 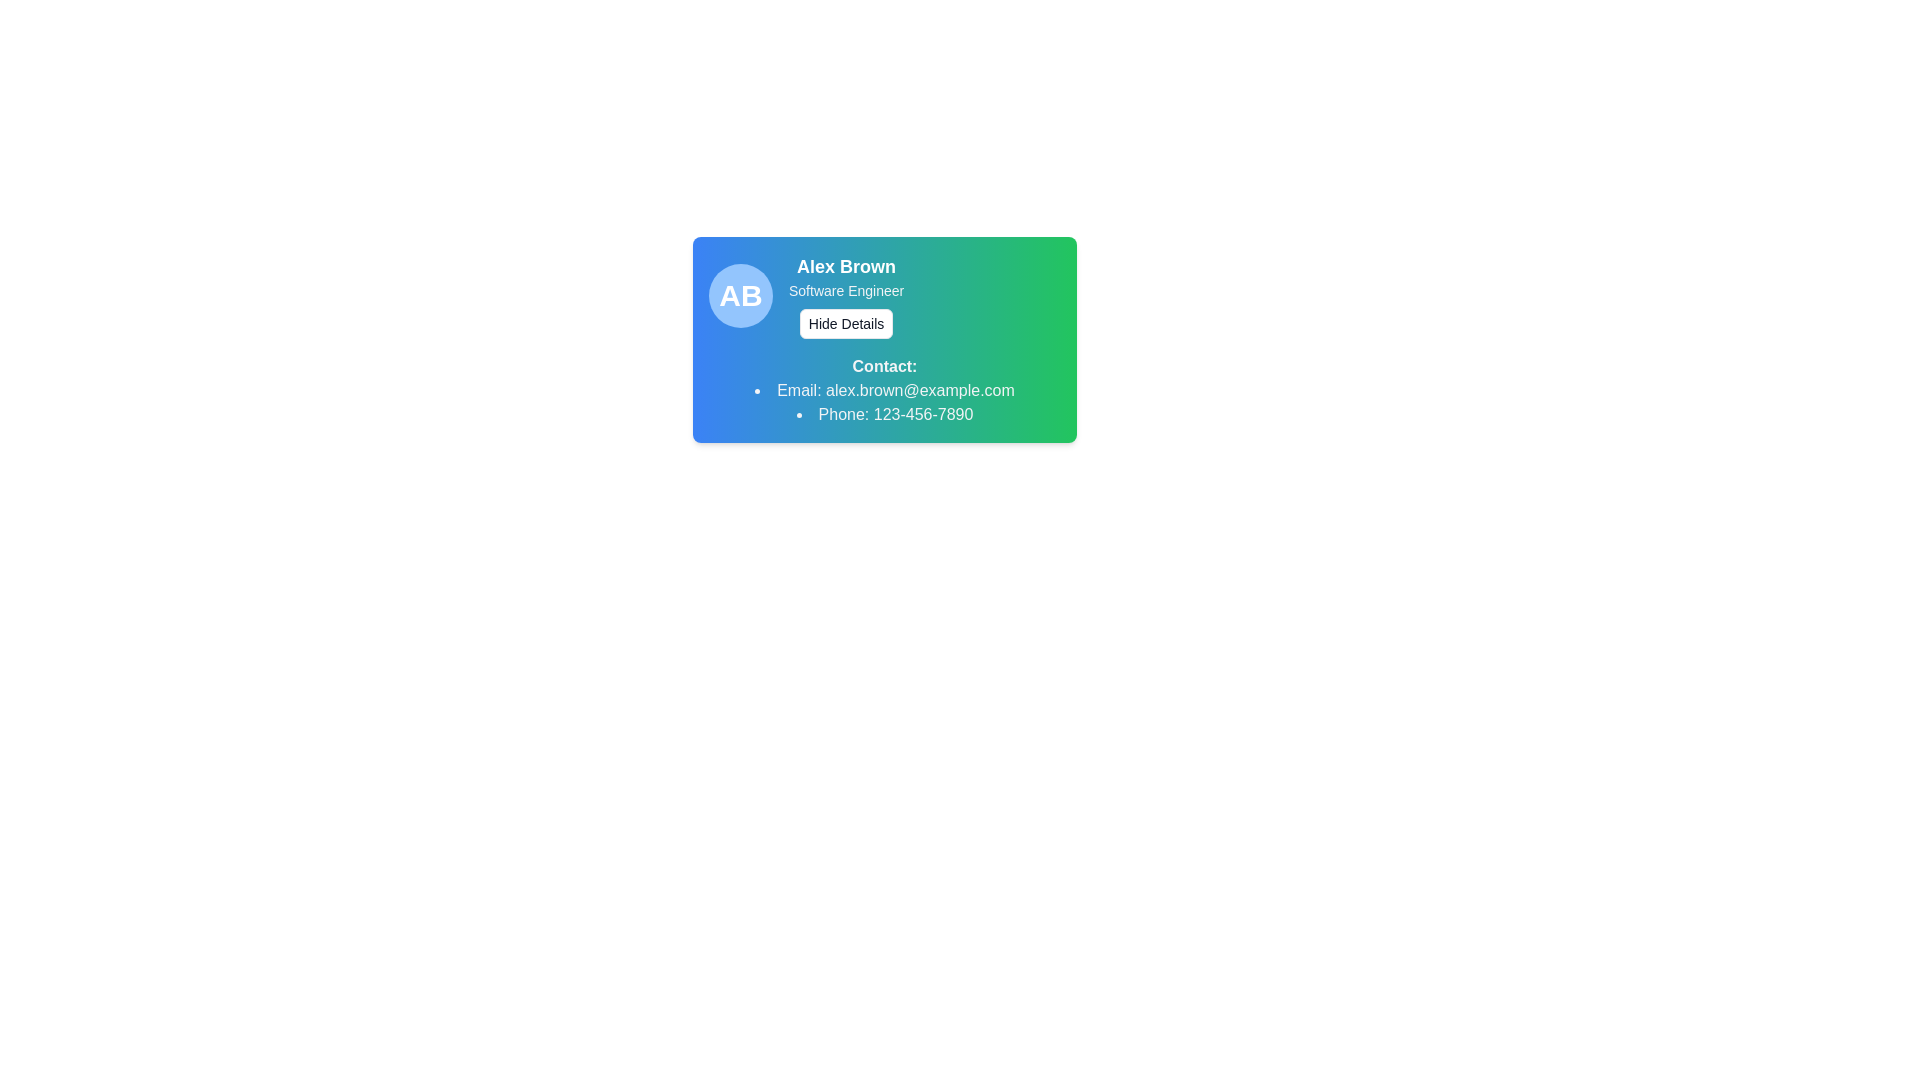 What do you see at coordinates (883, 296) in the screenshot?
I see `the 'Hide Details' button in the Information block that displays user identification and action options, located at the top section of a card-like component` at bounding box center [883, 296].